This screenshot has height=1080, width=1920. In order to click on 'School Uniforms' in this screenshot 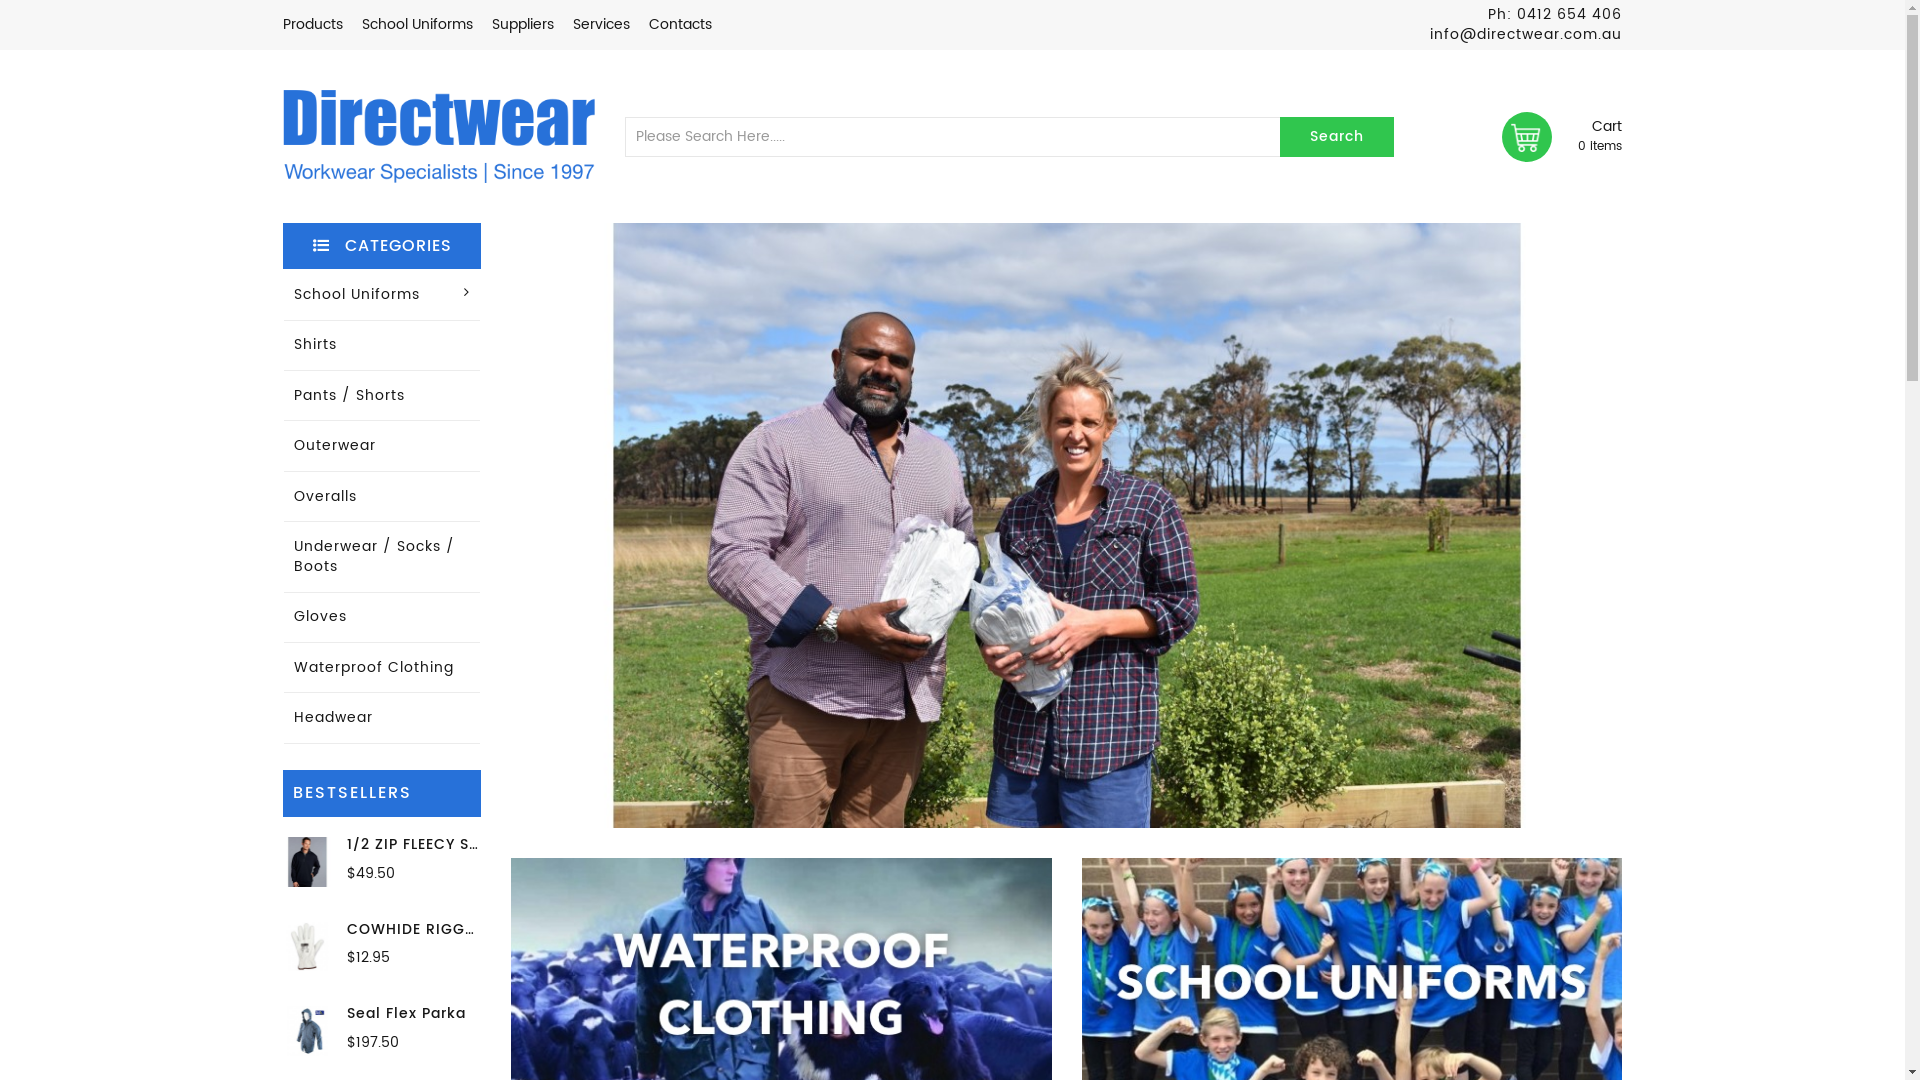, I will do `click(382, 294)`.